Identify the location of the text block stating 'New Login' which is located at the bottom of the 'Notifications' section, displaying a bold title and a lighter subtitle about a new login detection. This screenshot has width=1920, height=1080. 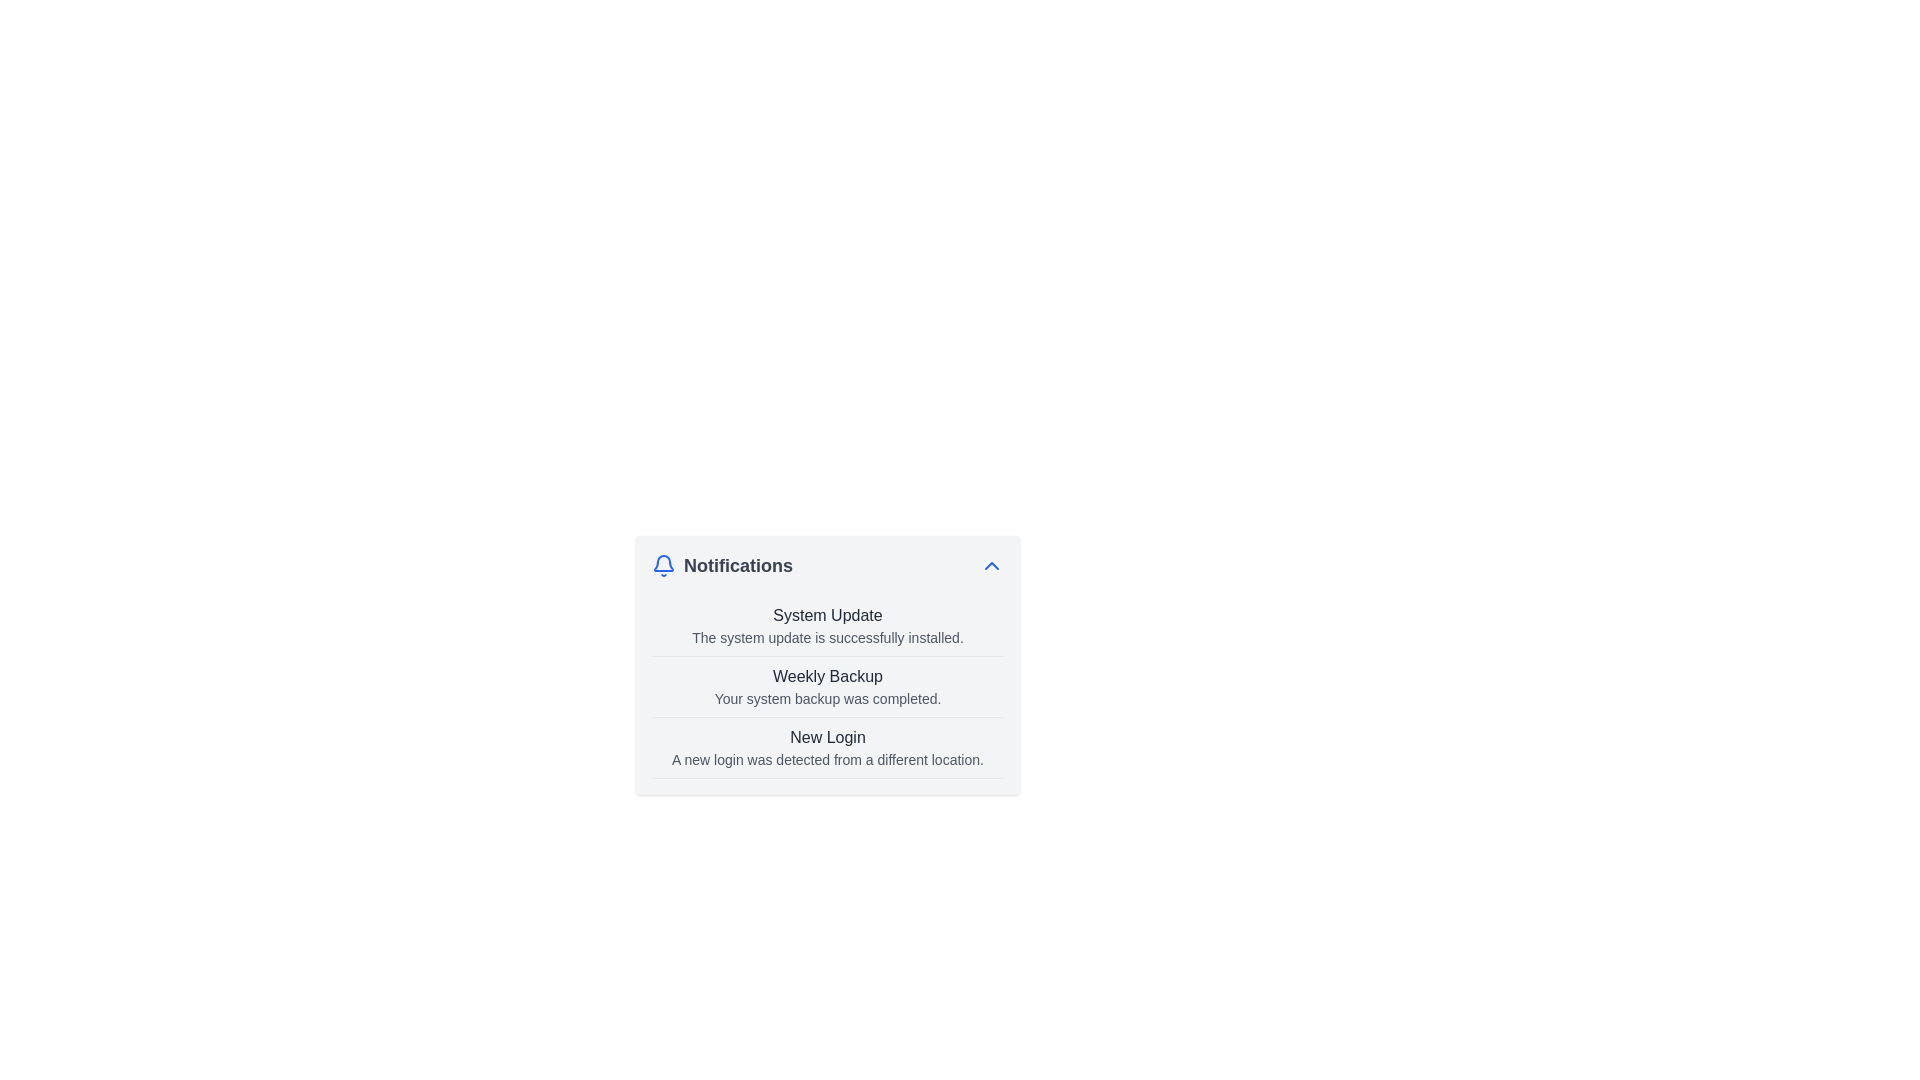
(828, 748).